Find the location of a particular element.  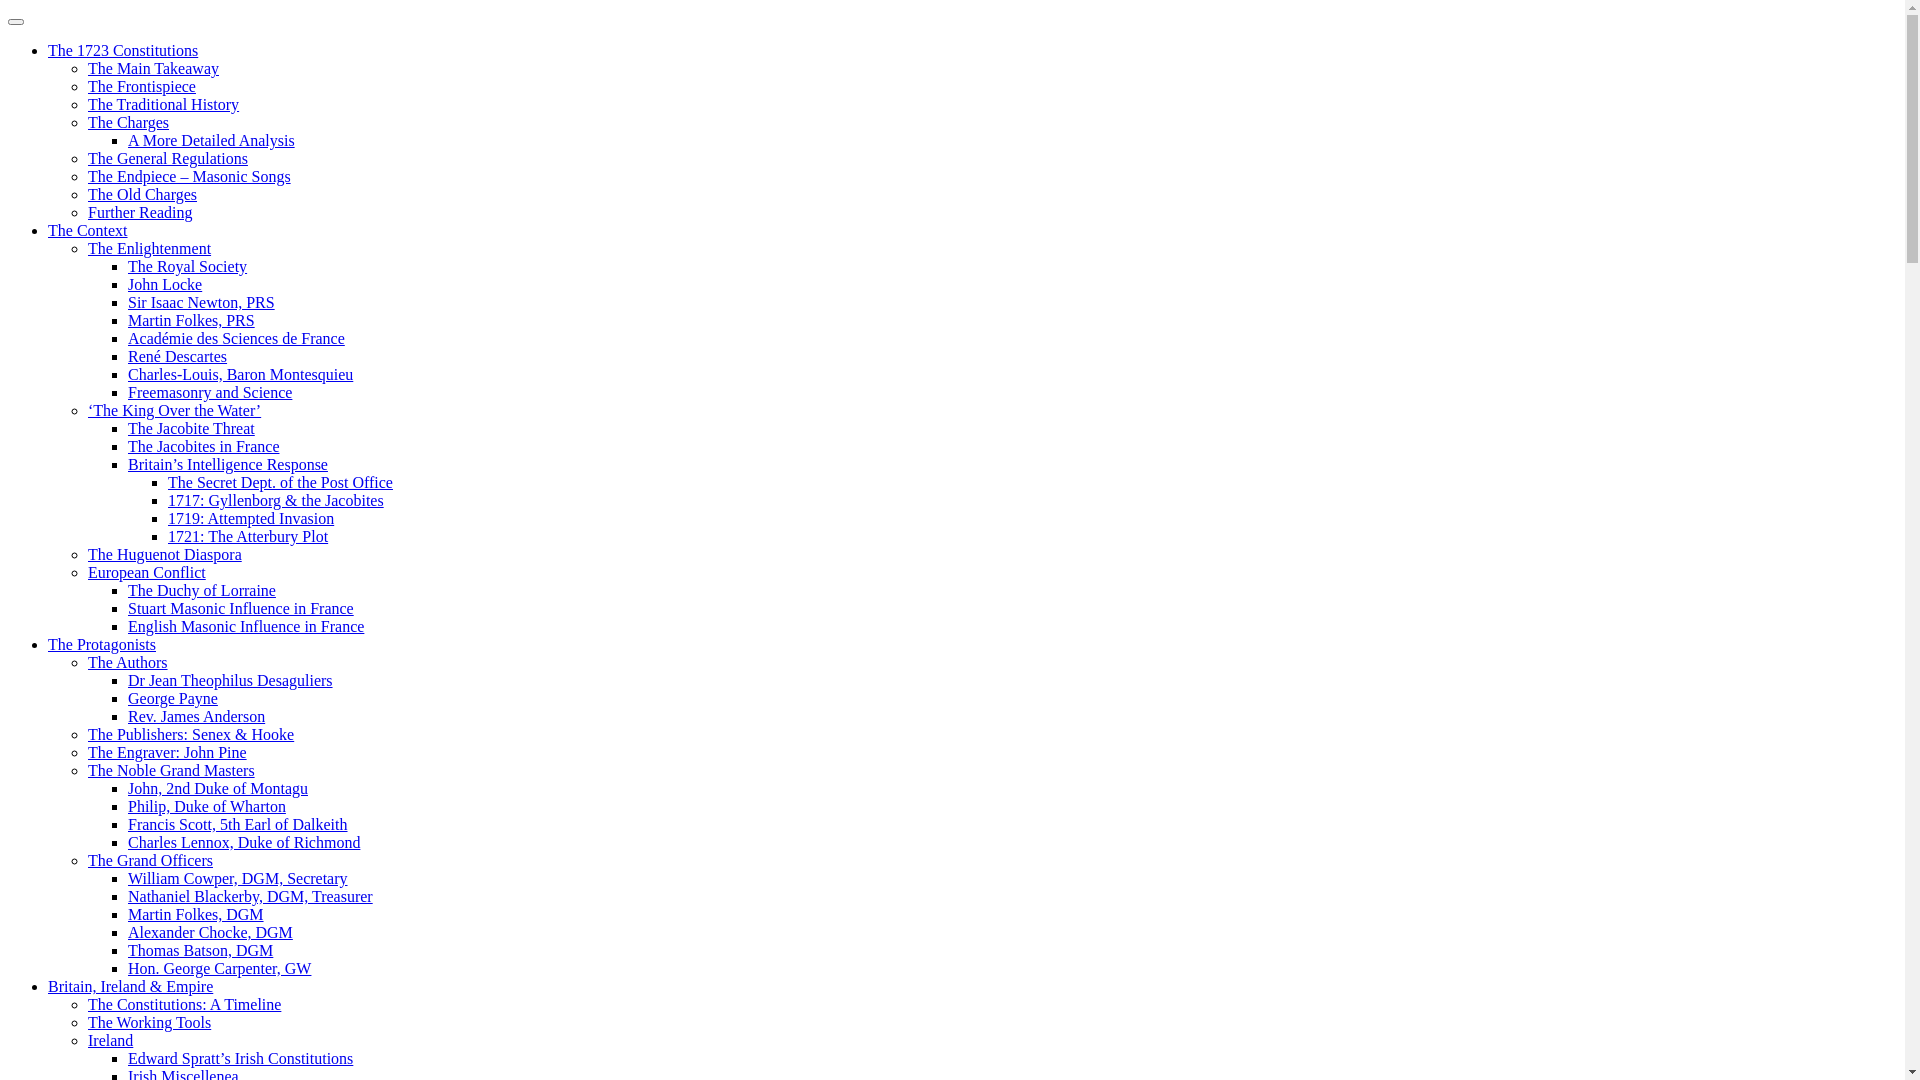

'The General Regulations' is located at coordinates (168, 157).